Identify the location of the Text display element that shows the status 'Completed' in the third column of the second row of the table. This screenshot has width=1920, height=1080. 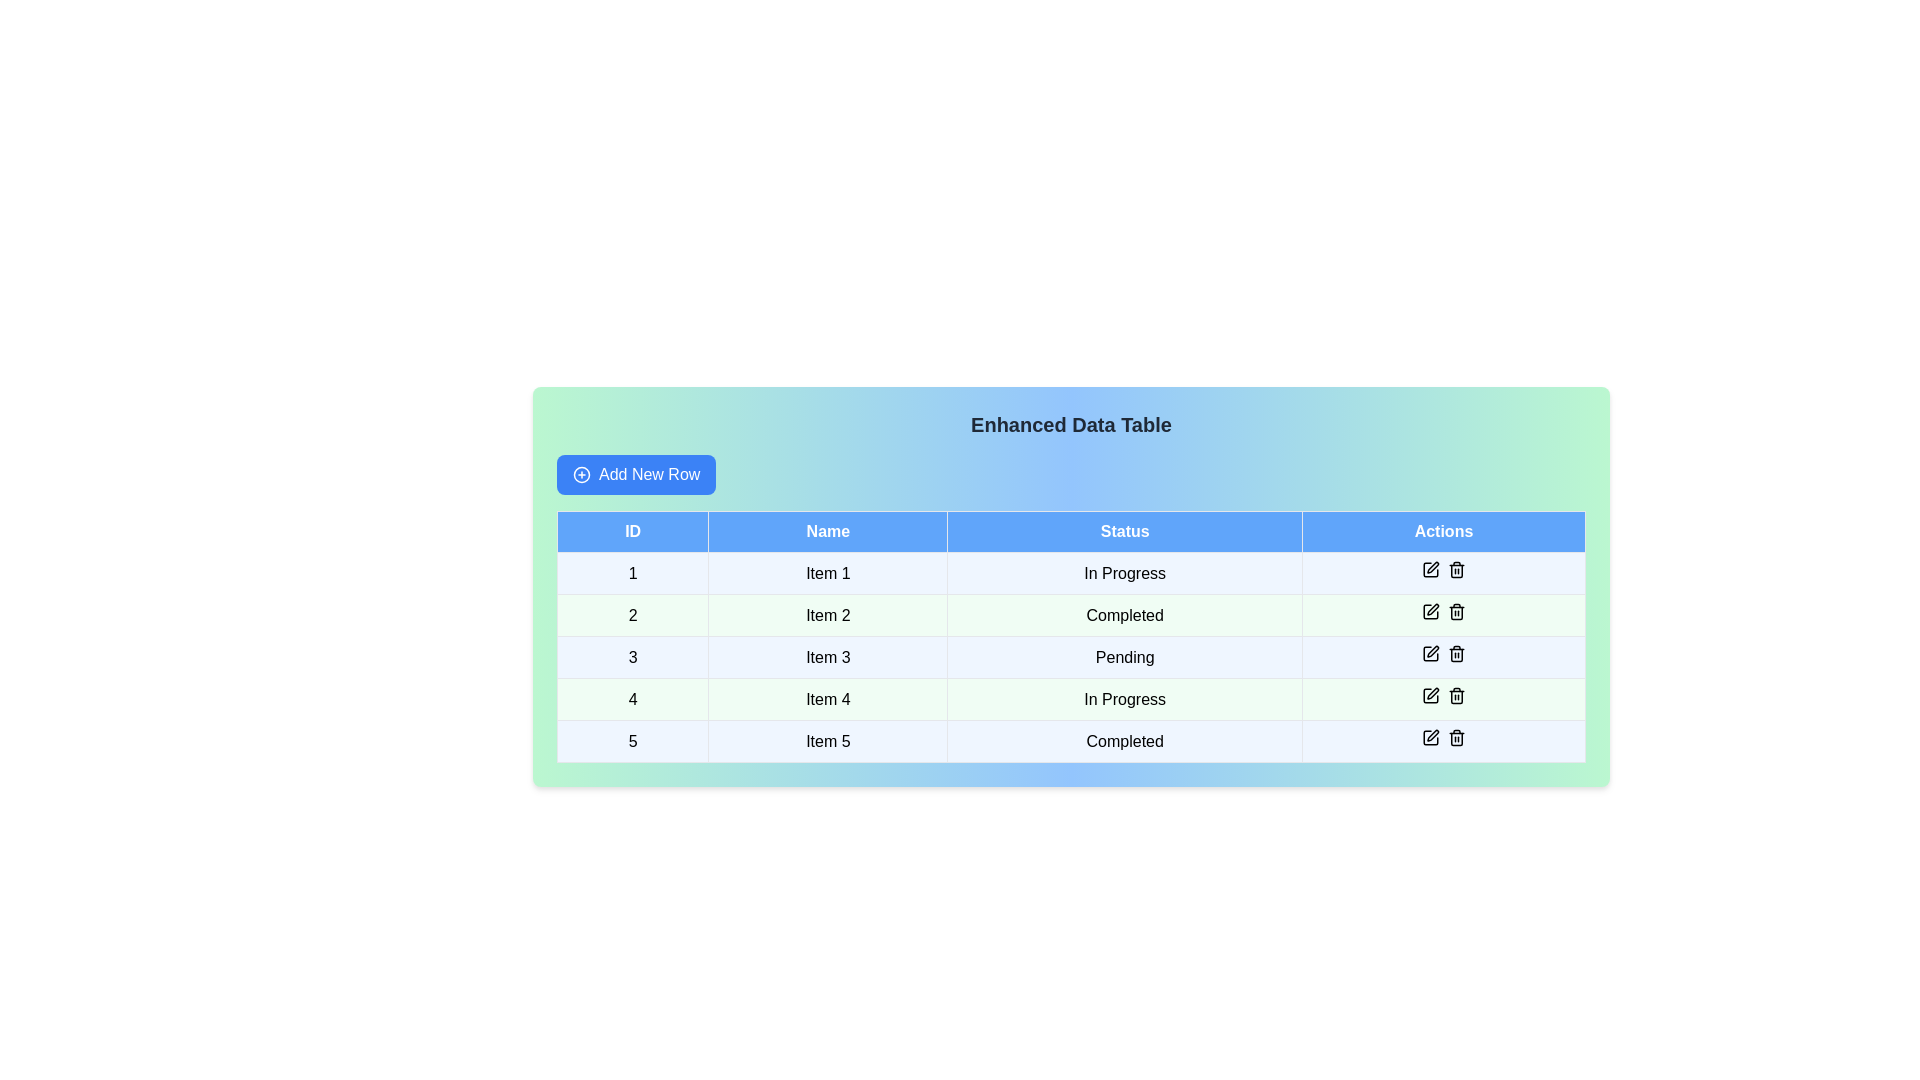
(1125, 614).